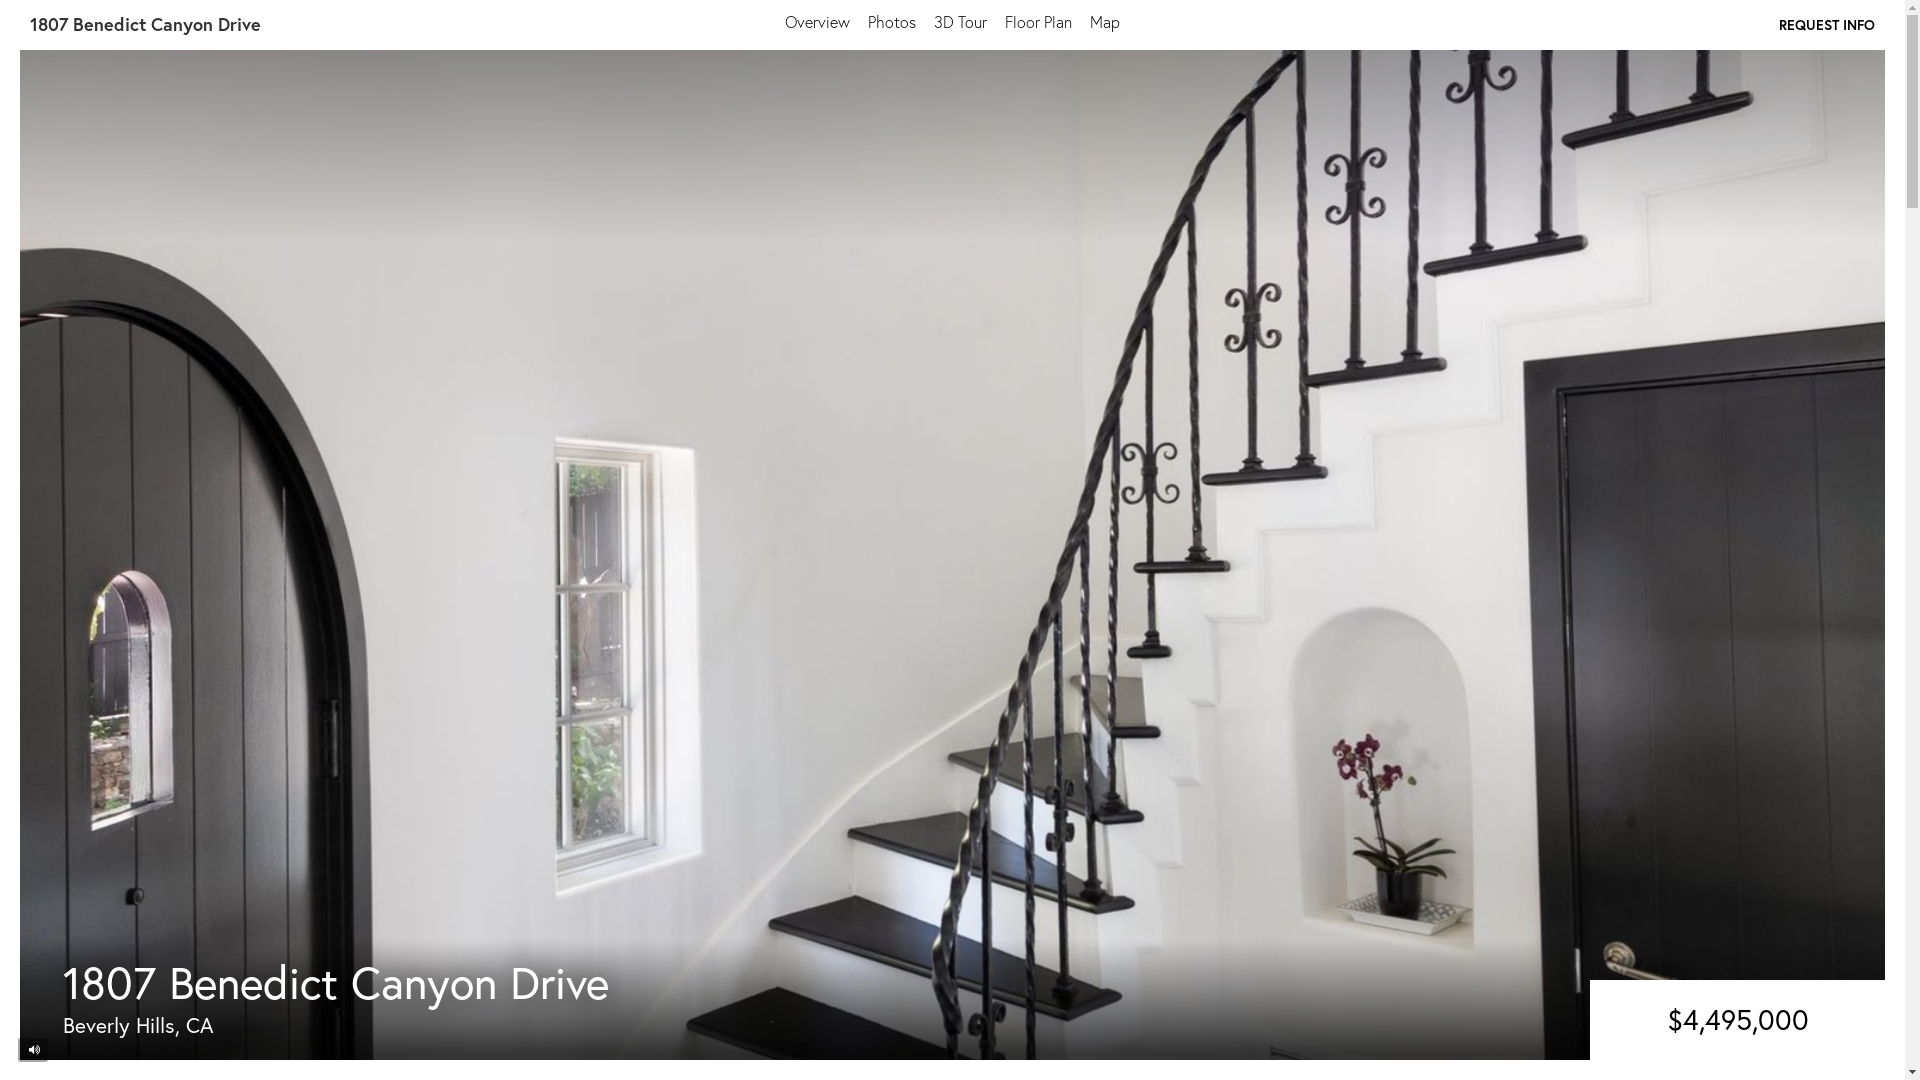 Image resolution: width=1920 pixels, height=1080 pixels. Describe the element at coordinates (933, 21) in the screenshot. I see `'3D Tour'` at that location.